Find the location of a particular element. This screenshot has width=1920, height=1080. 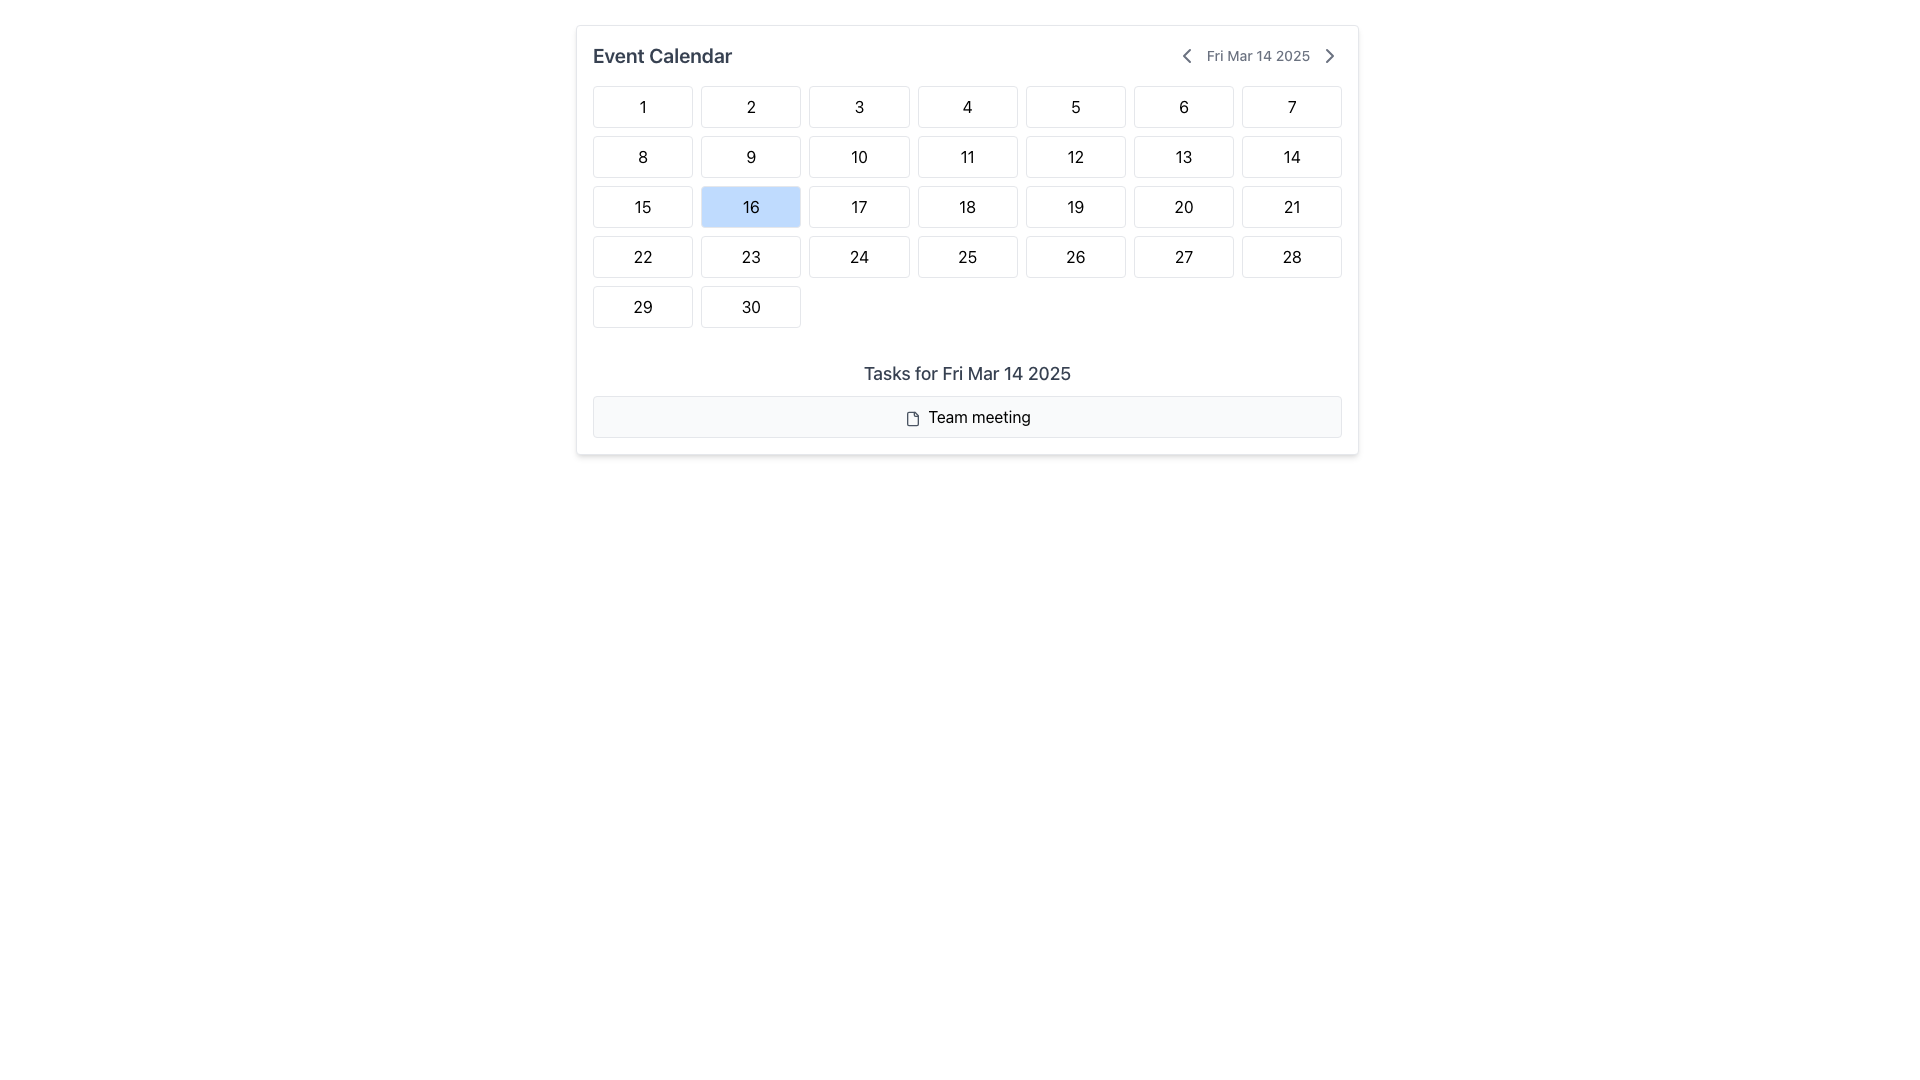

the rectangular button labeled '2' with a bold black font on a white background is located at coordinates (750, 107).